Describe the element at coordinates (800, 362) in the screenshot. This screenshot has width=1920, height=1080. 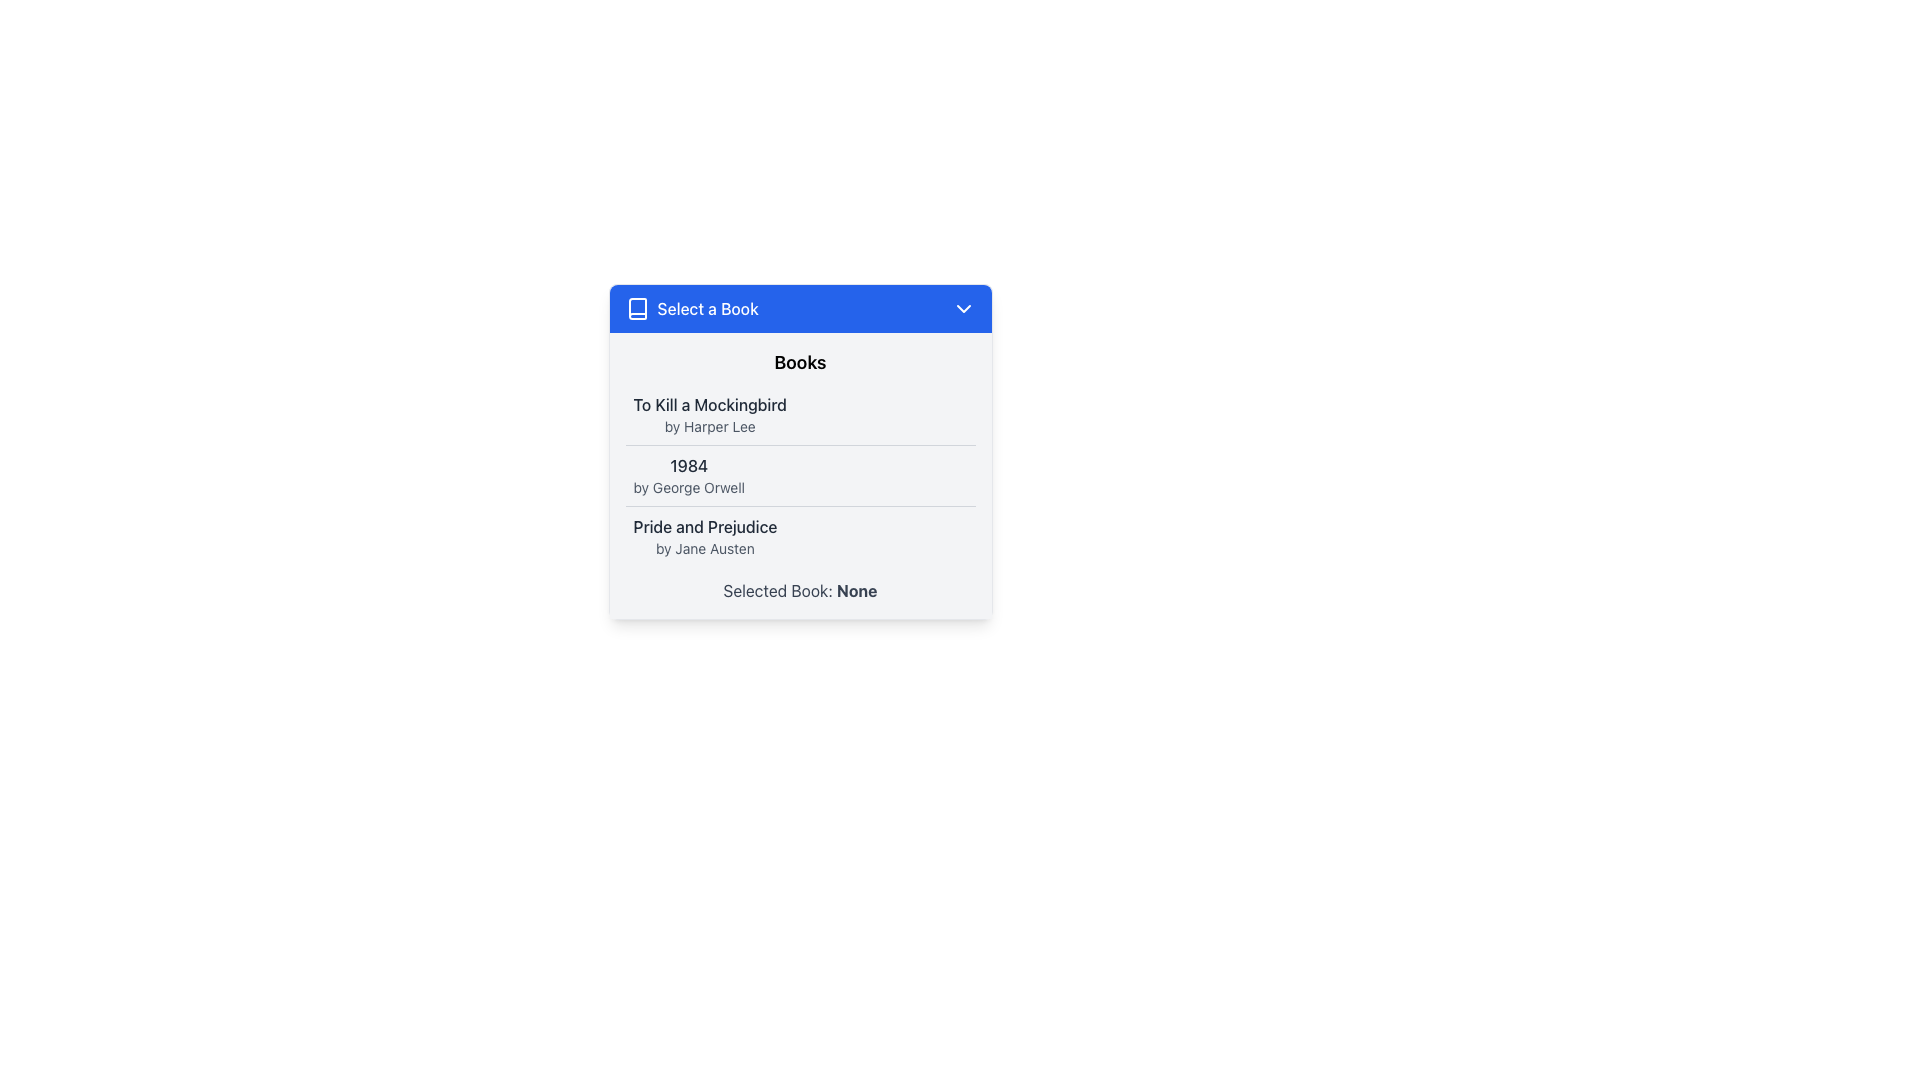
I see `the text heading 'Books' which is styled in bold and large font at the top of the panel, serving as a heading for the list of book titles` at that location.